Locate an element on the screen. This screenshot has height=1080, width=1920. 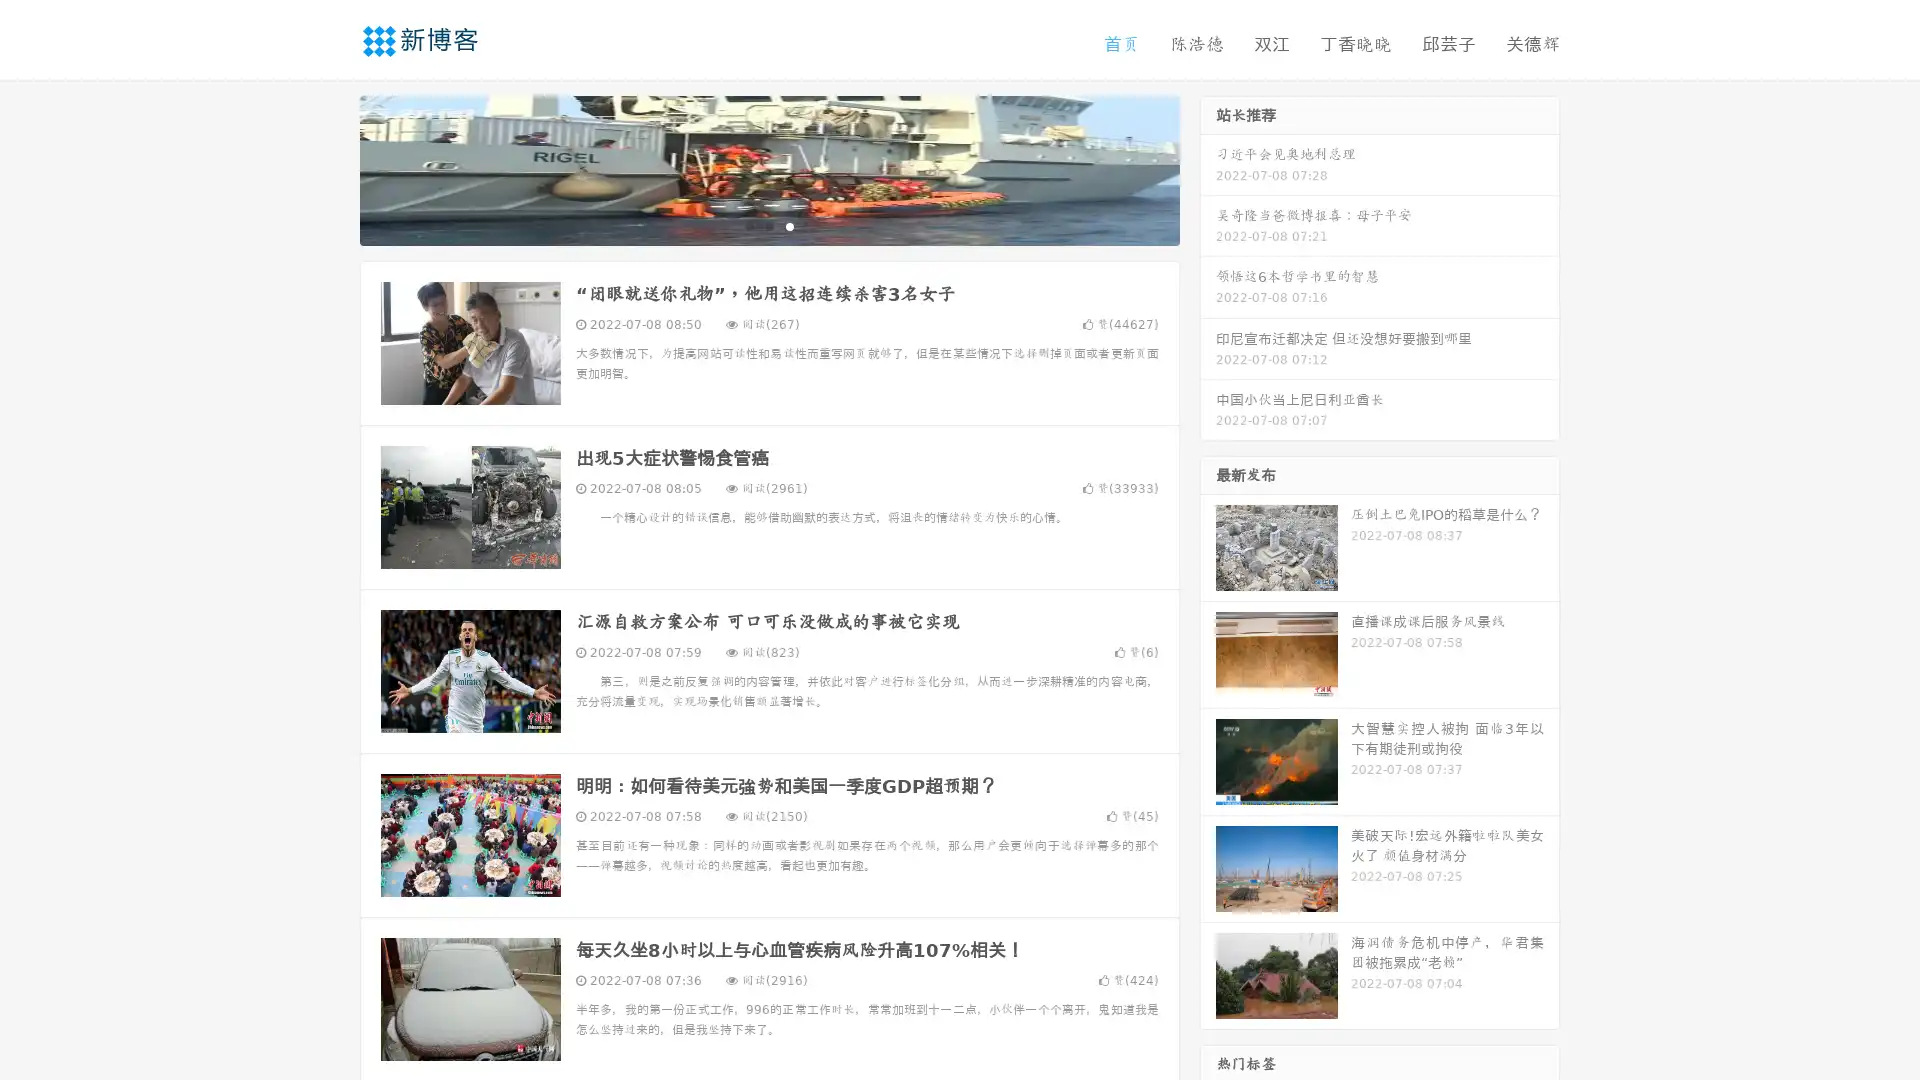
Go to slide 3 is located at coordinates (789, 225).